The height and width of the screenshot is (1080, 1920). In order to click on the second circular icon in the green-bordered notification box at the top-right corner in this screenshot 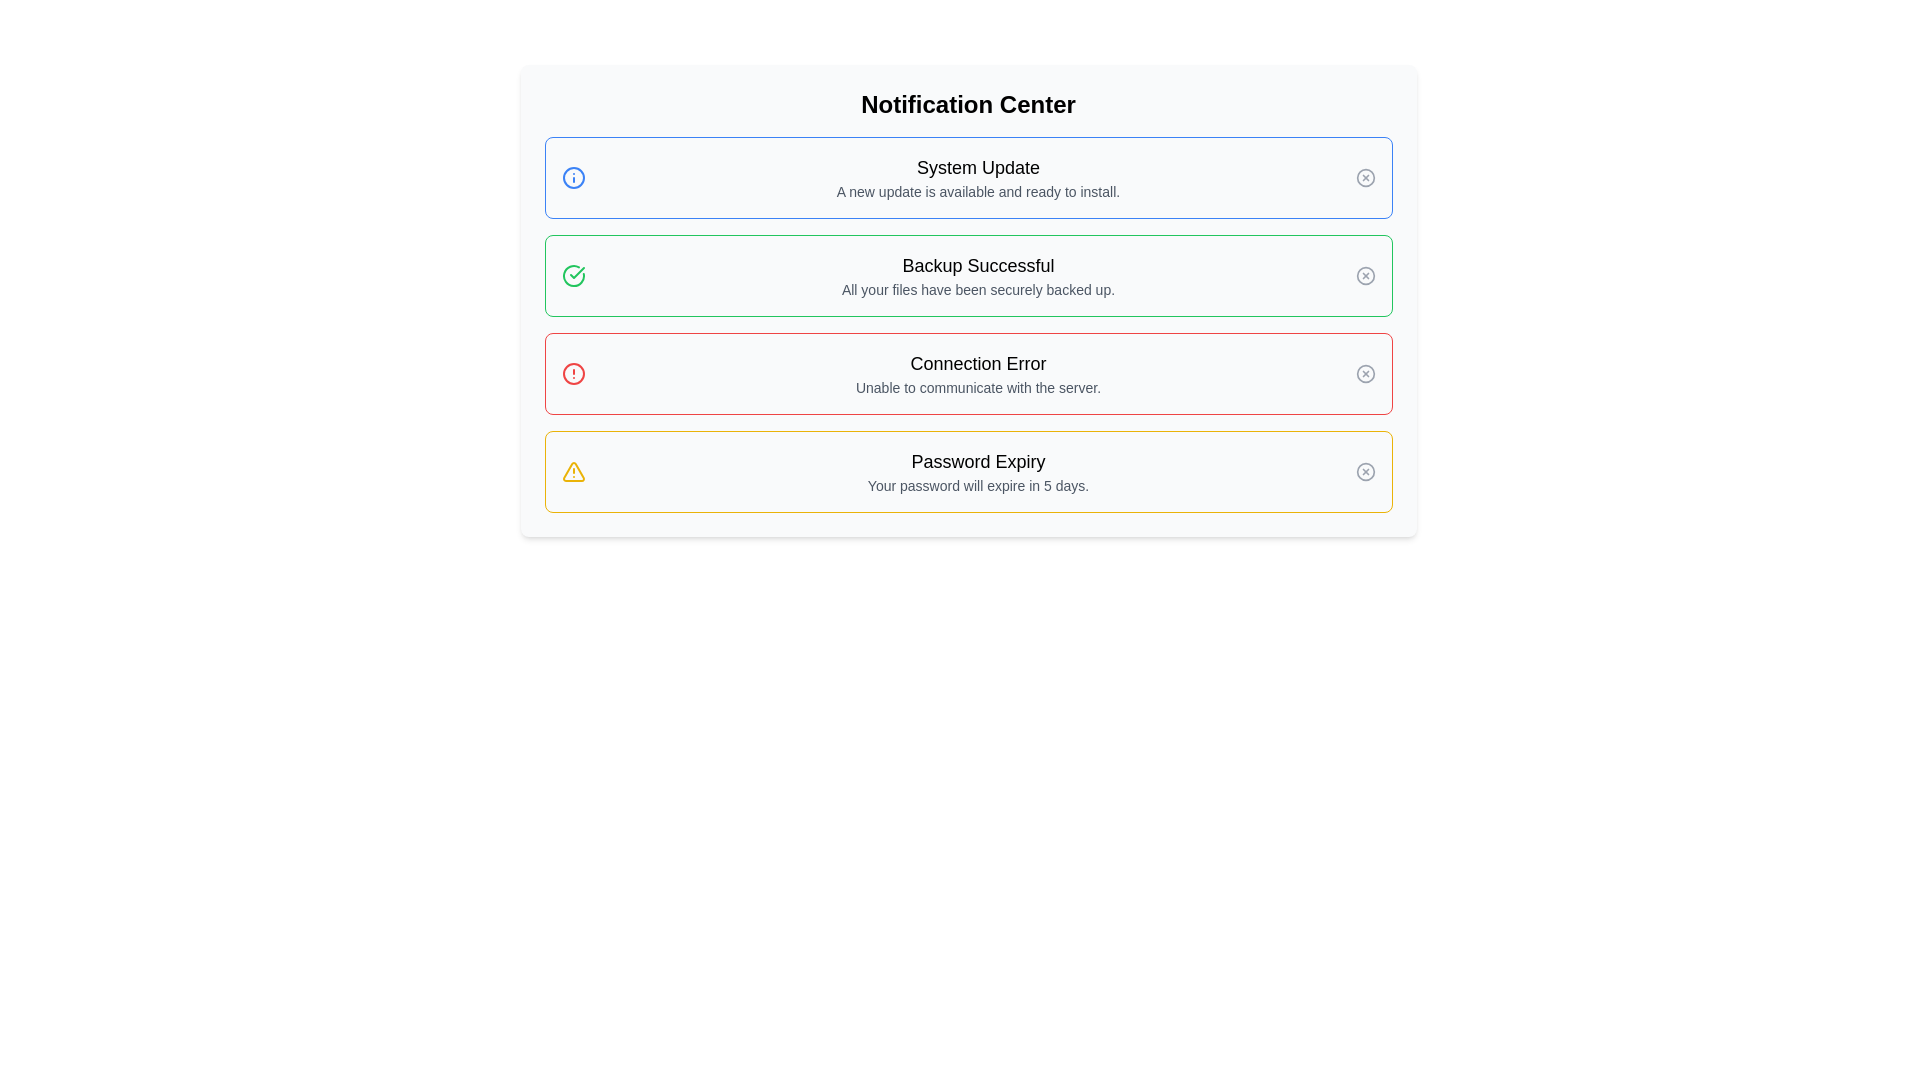, I will do `click(1364, 276)`.